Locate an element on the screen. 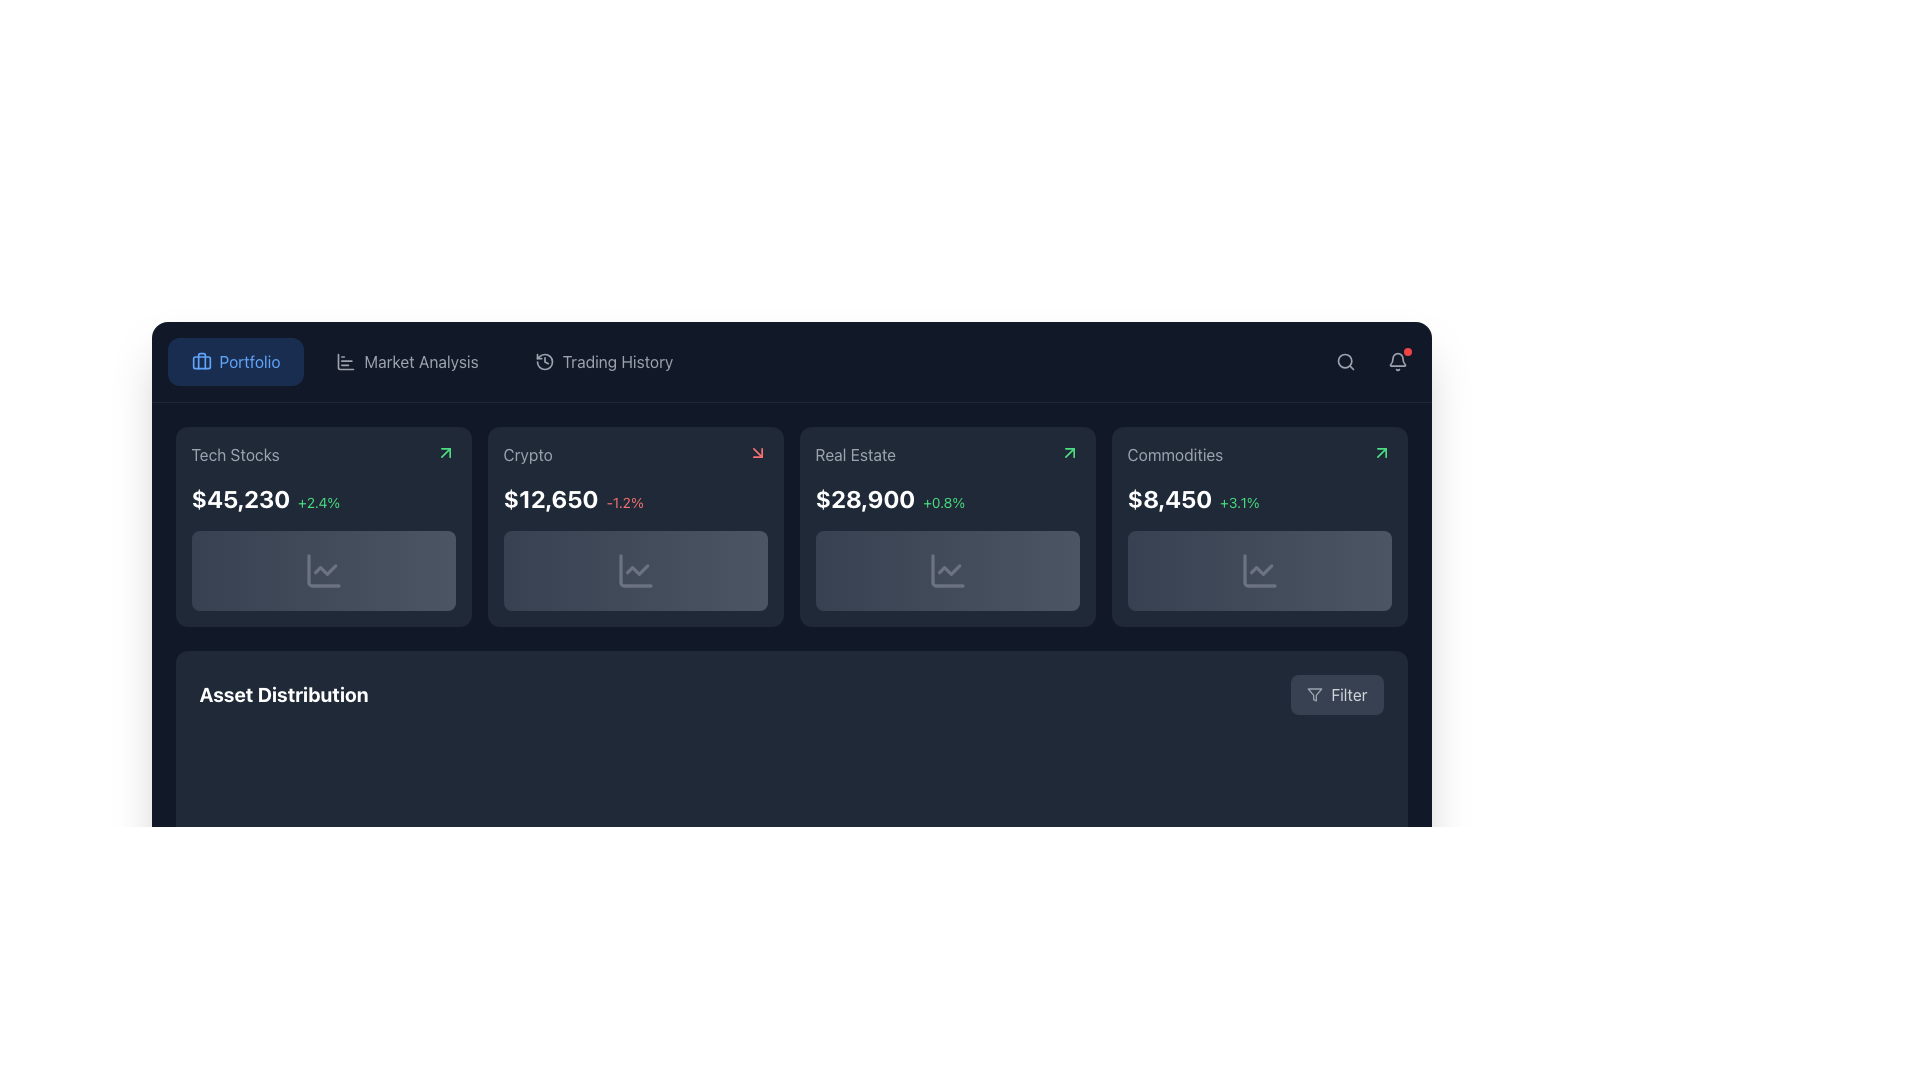 The width and height of the screenshot is (1920, 1080). the static text label displaying the value '$28,900' which is located in the 'Real Estate' panel, below the title and to the left of the green percentage text '+0.8%' is located at coordinates (865, 497).